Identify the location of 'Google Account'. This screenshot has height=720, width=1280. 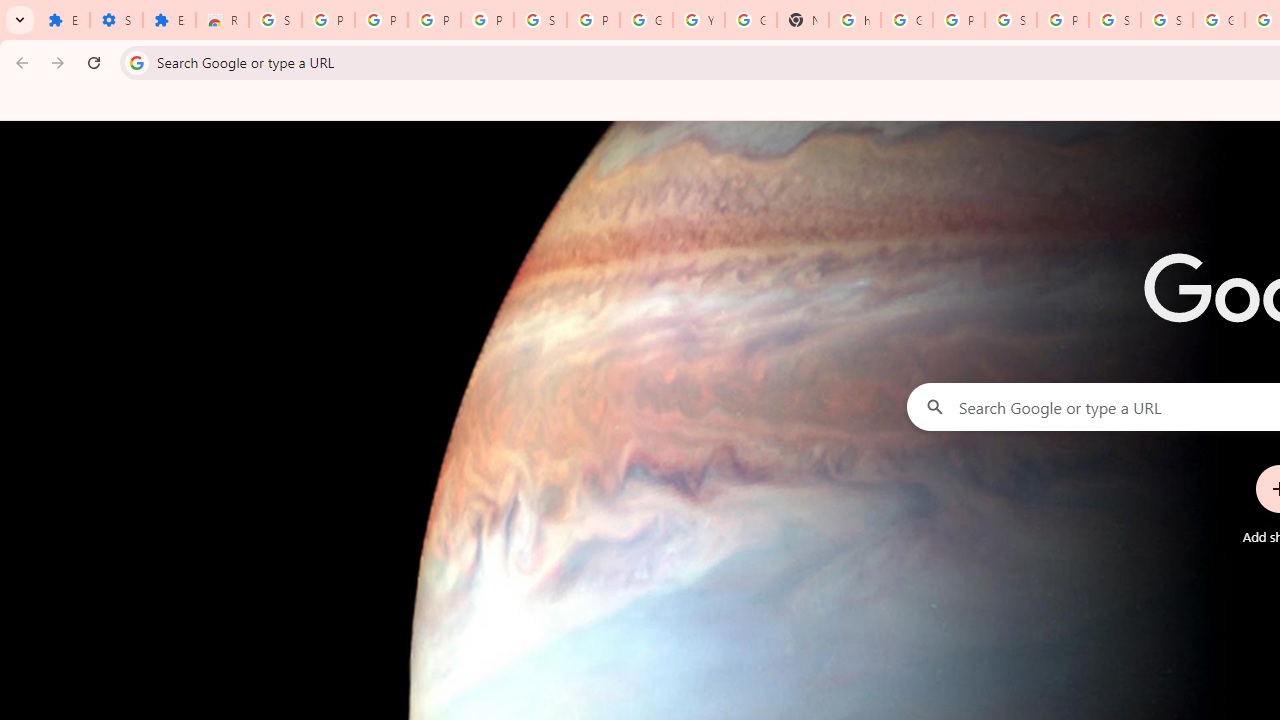
(646, 20).